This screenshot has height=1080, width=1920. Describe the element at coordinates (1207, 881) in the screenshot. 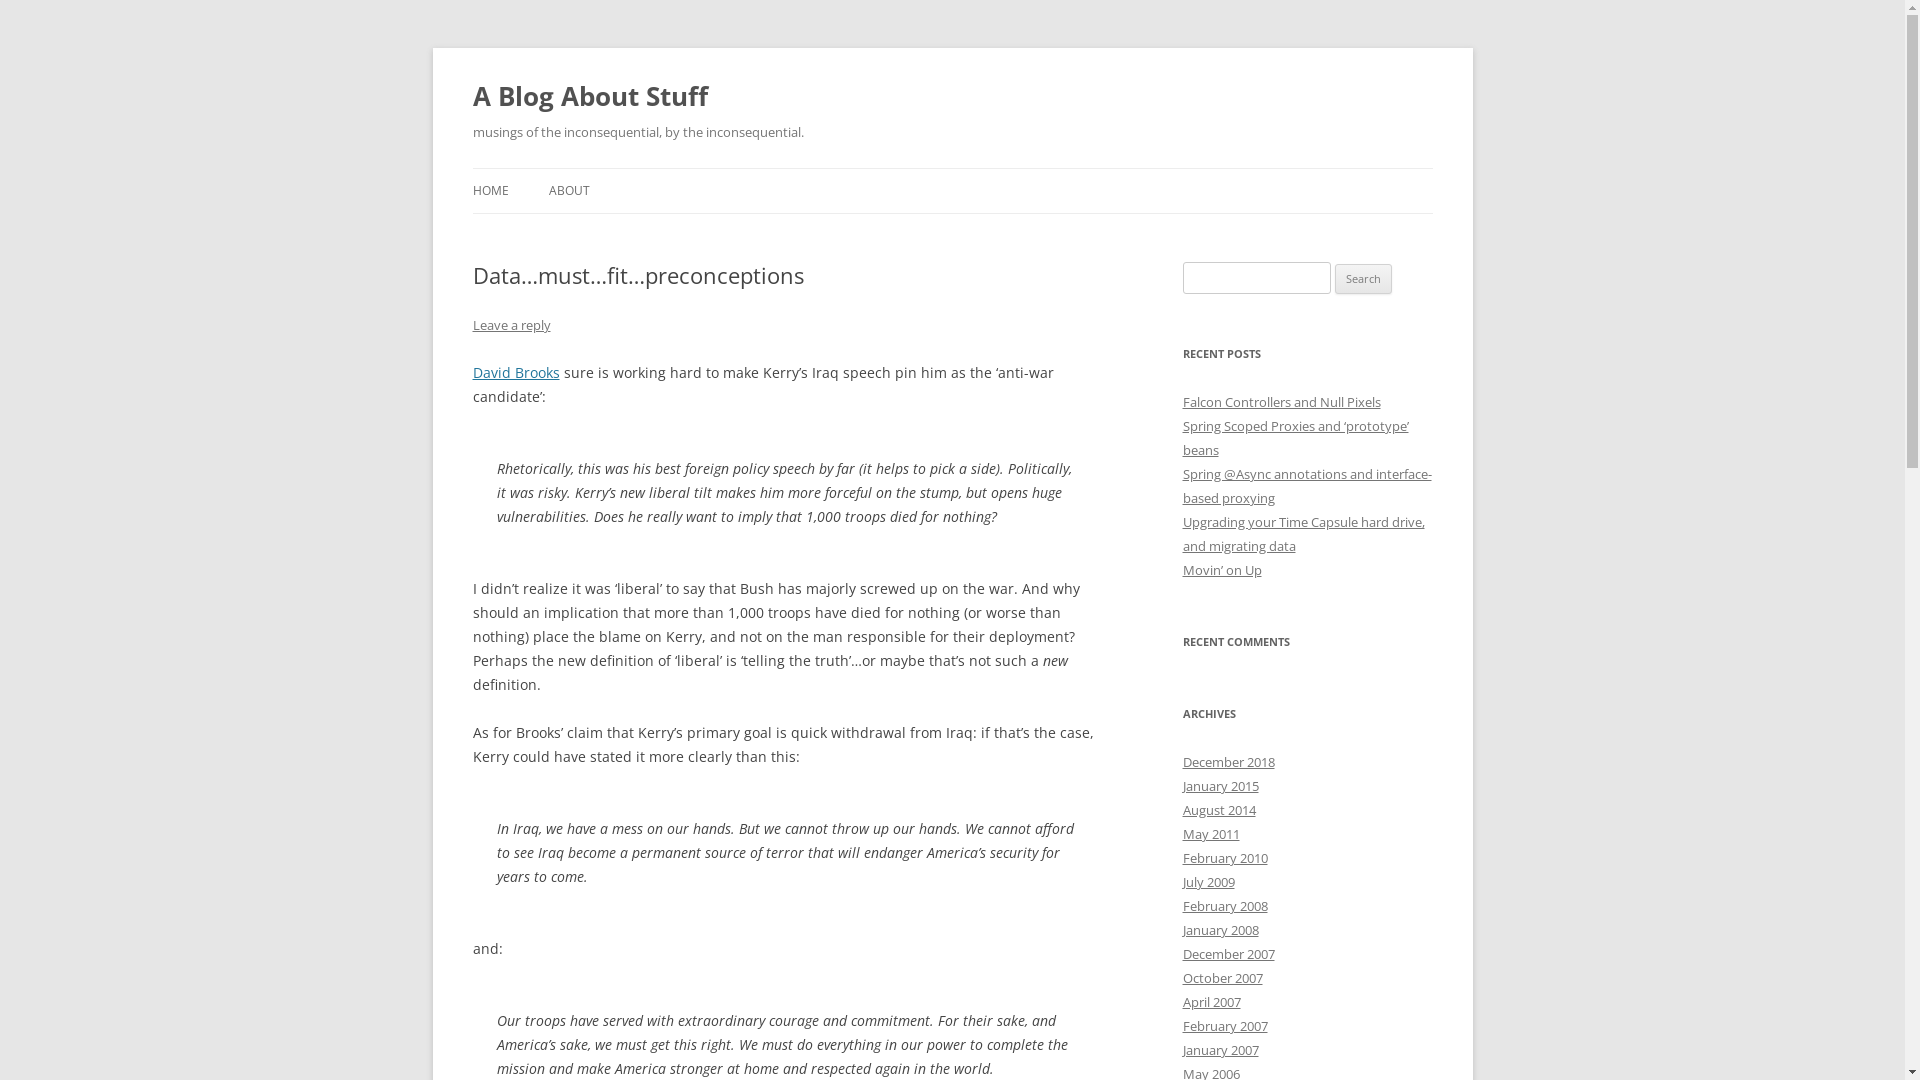

I see `'July 2009'` at that location.